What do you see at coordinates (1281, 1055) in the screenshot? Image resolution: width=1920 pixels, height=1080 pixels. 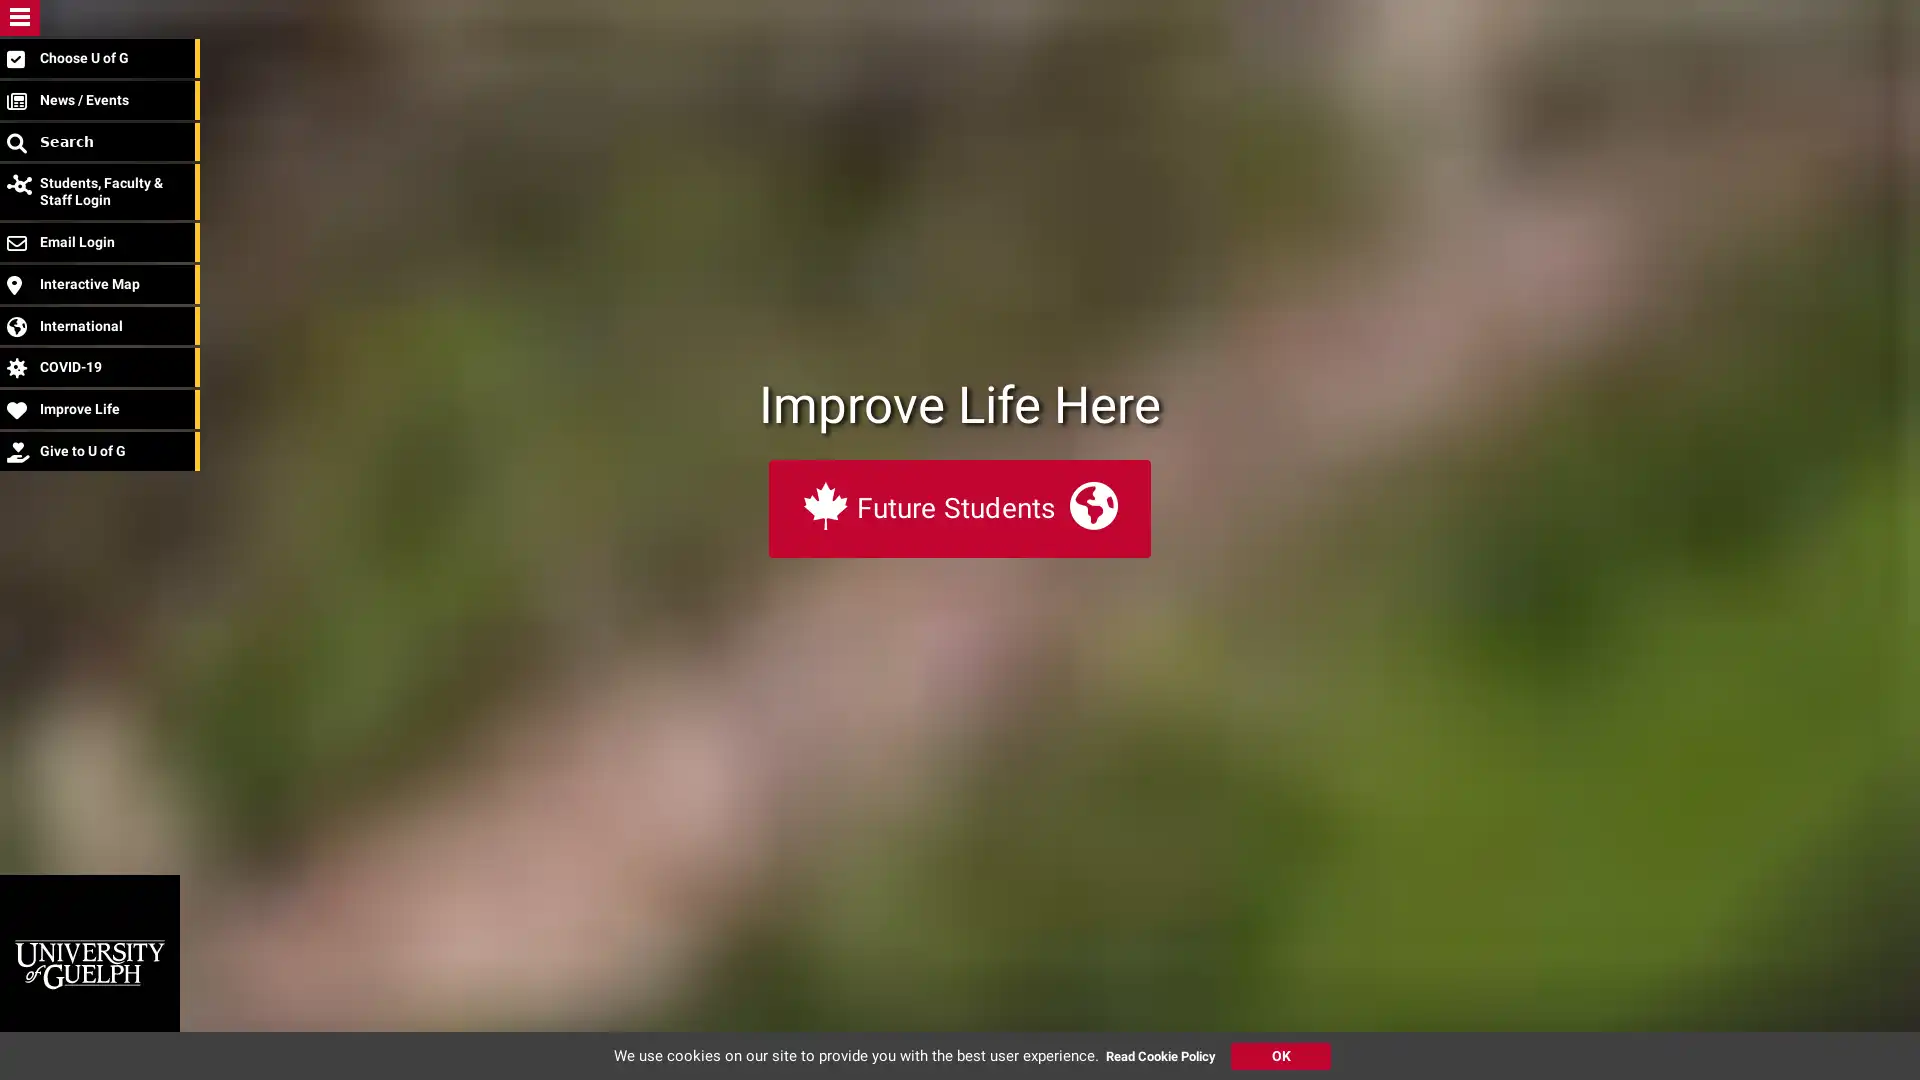 I see `Accept Cookie` at bounding box center [1281, 1055].